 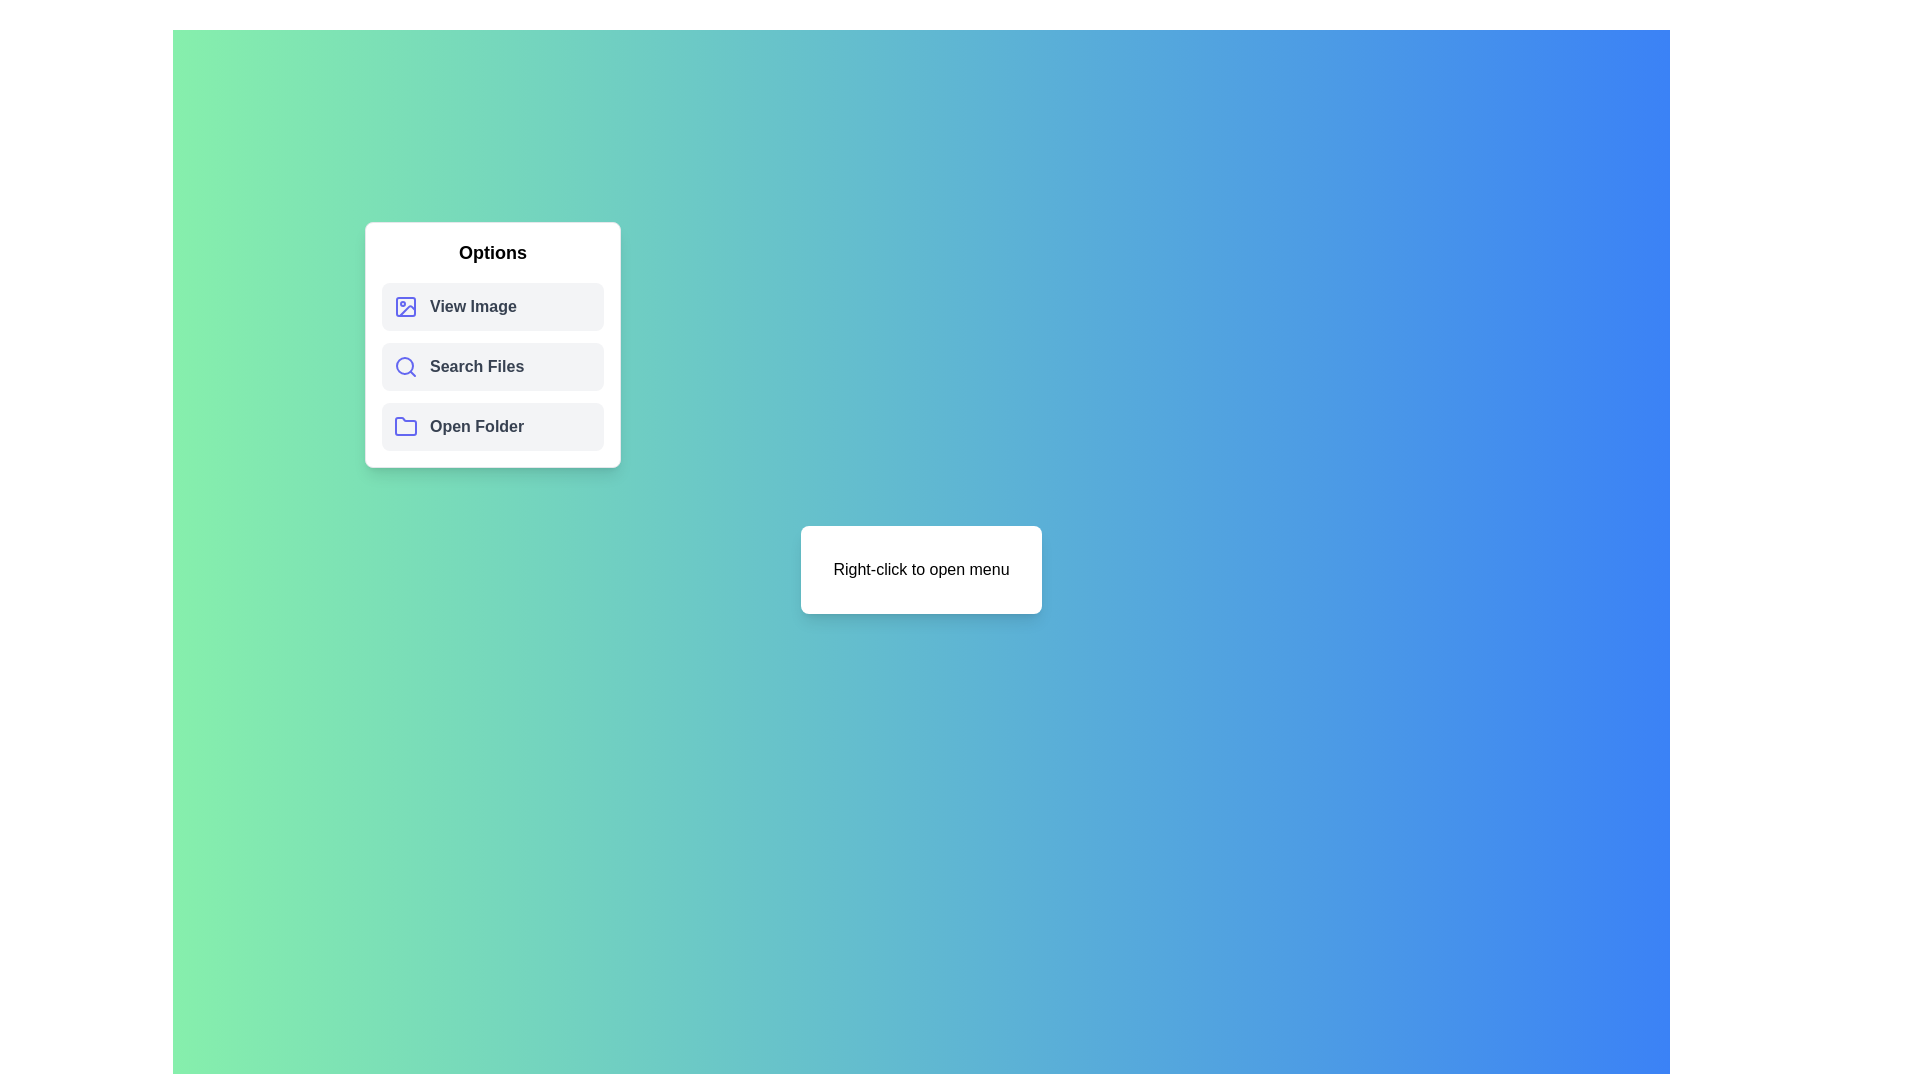 I want to click on the 'Open Folder' option in the menu, so click(x=493, y=426).